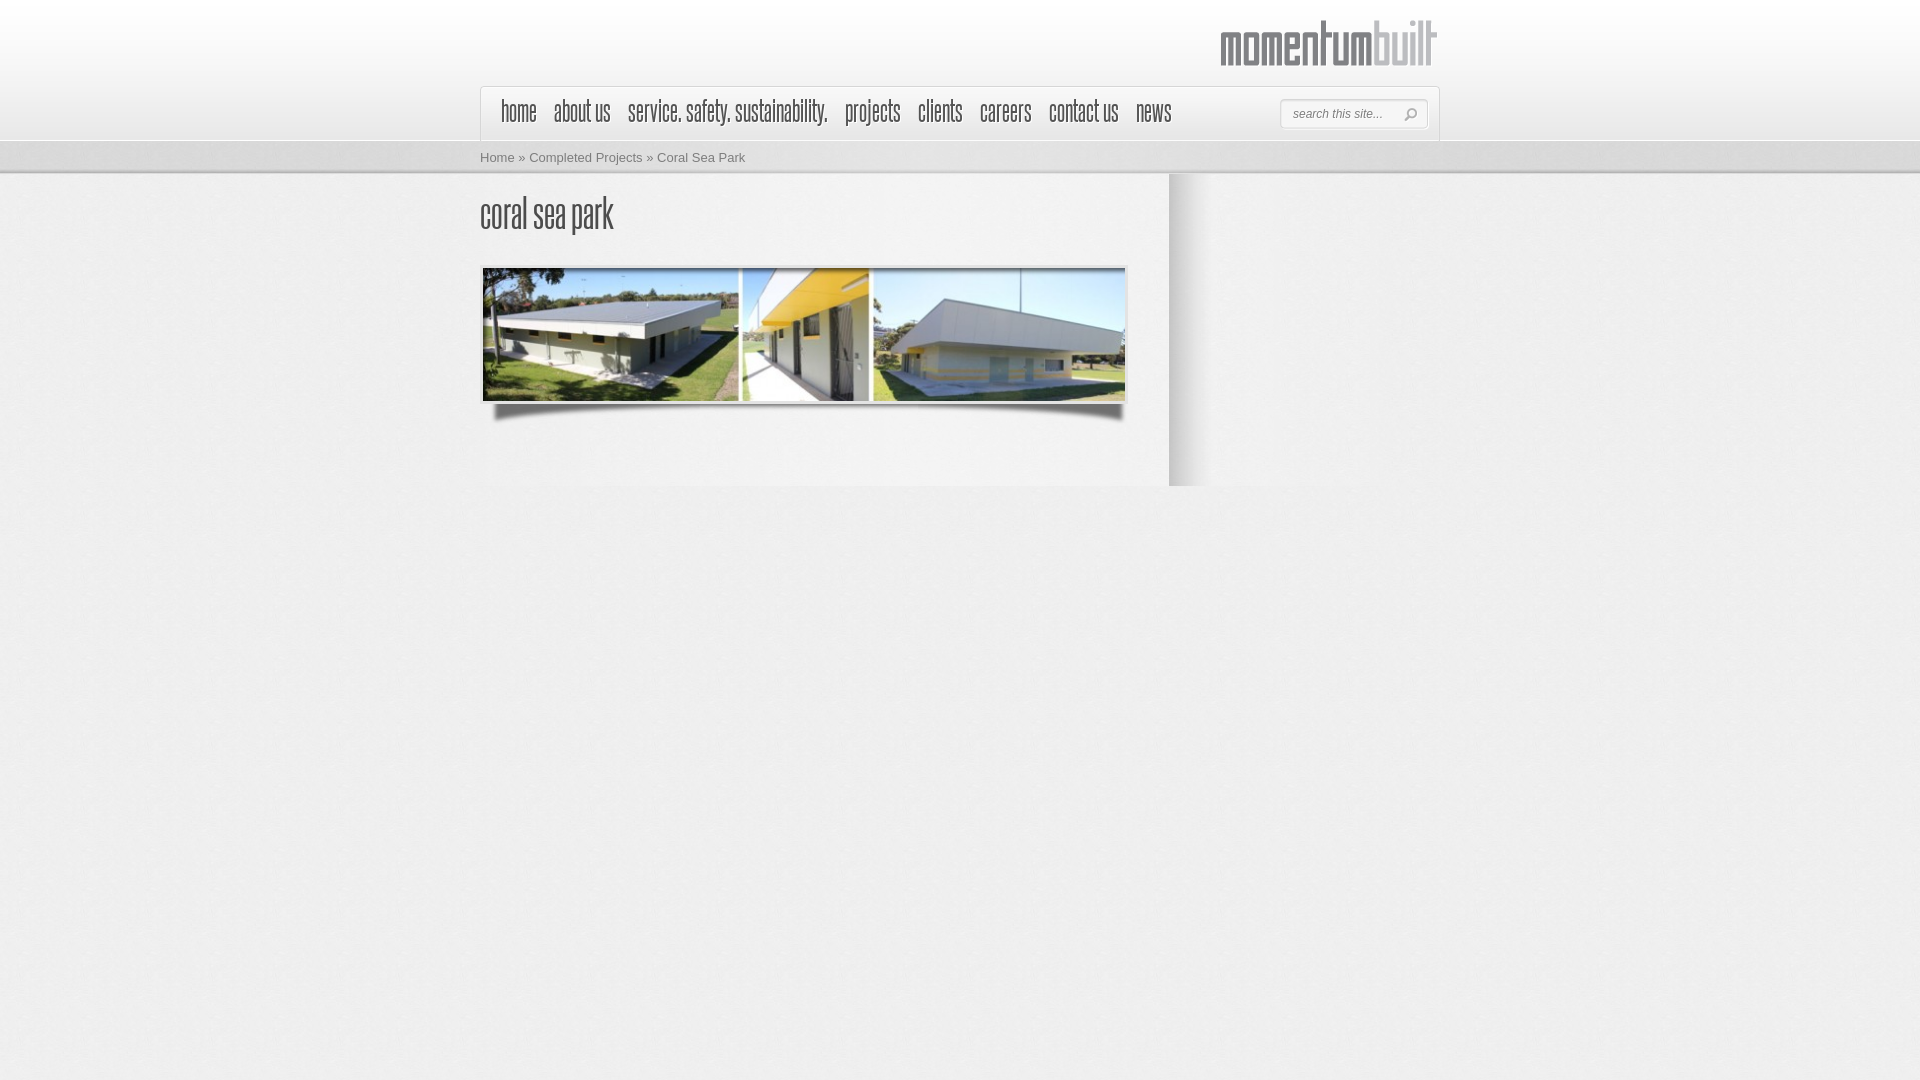 This screenshot has width=1920, height=1080. What do you see at coordinates (1048, 118) in the screenshot?
I see `'contact us'` at bounding box center [1048, 118].